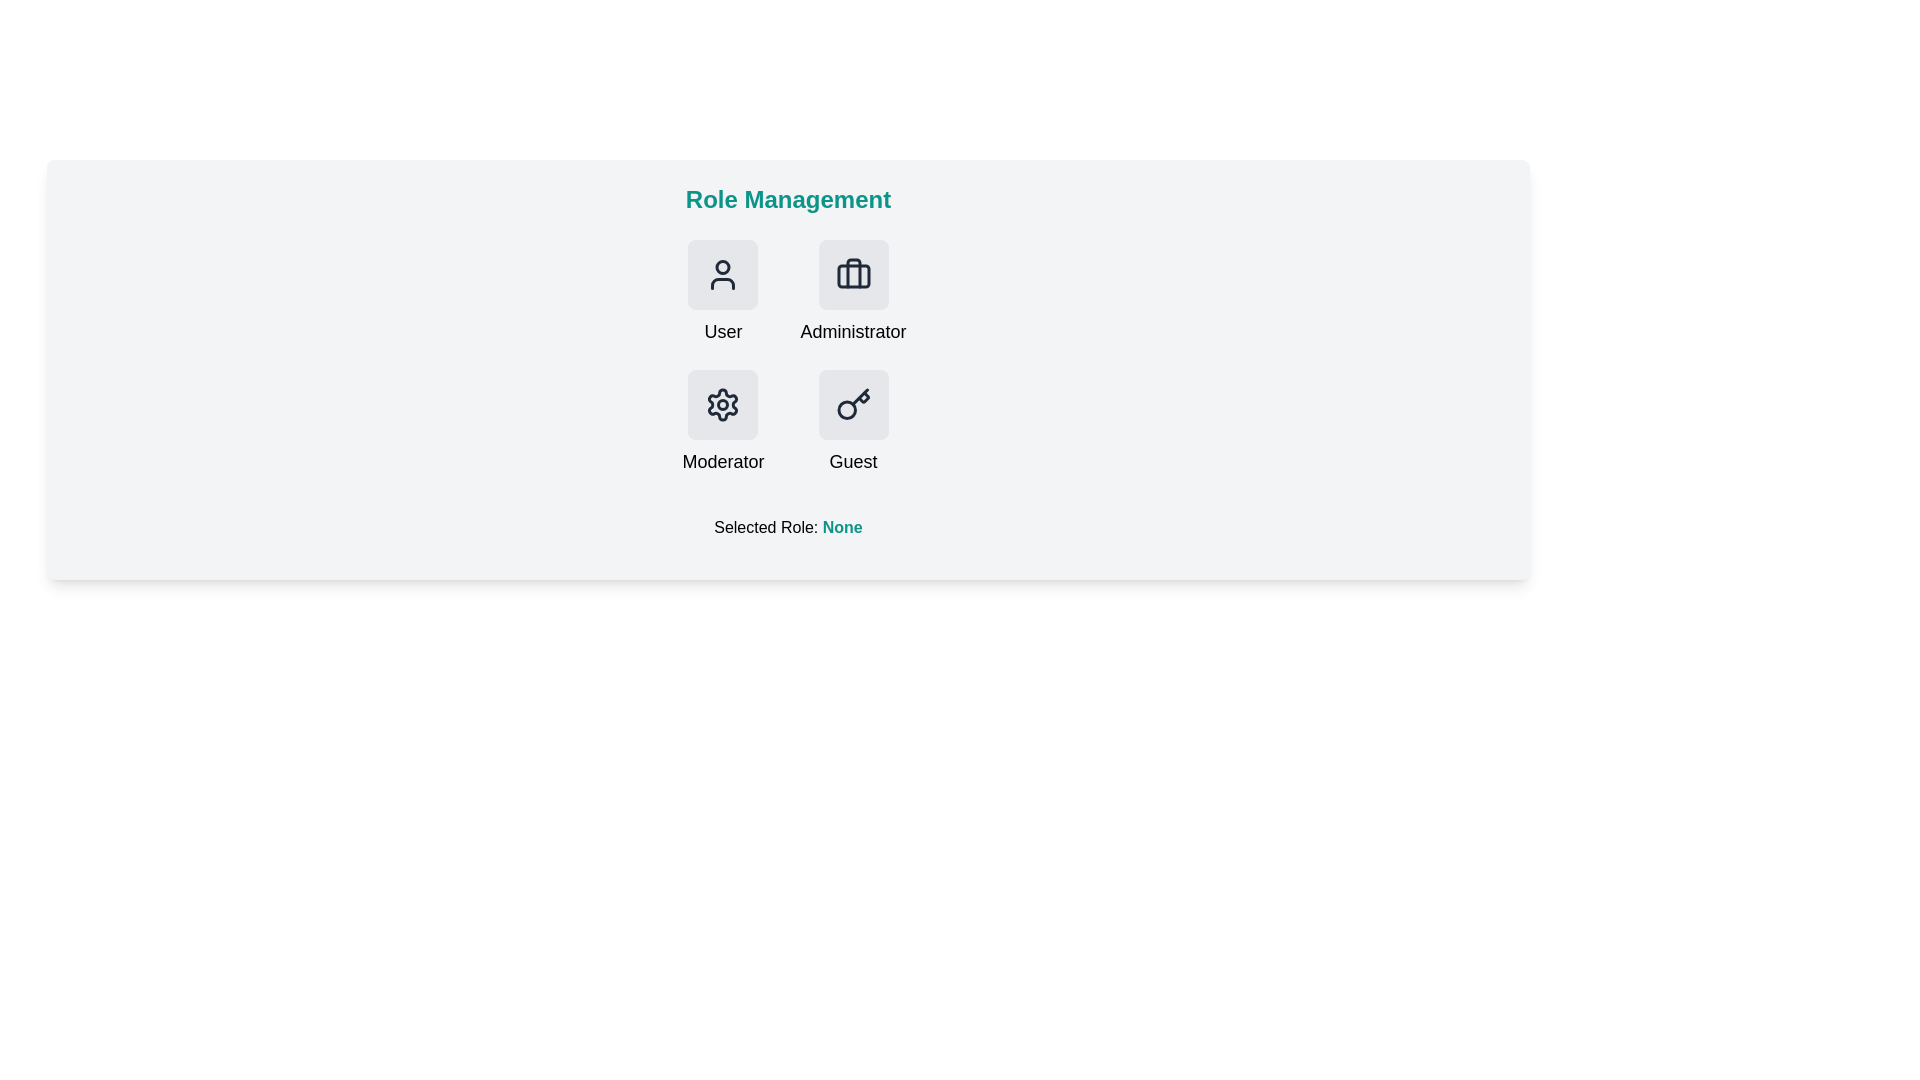 The image size is (1920, 1080). I want to click on the 'User' text label, so click(722, 330).